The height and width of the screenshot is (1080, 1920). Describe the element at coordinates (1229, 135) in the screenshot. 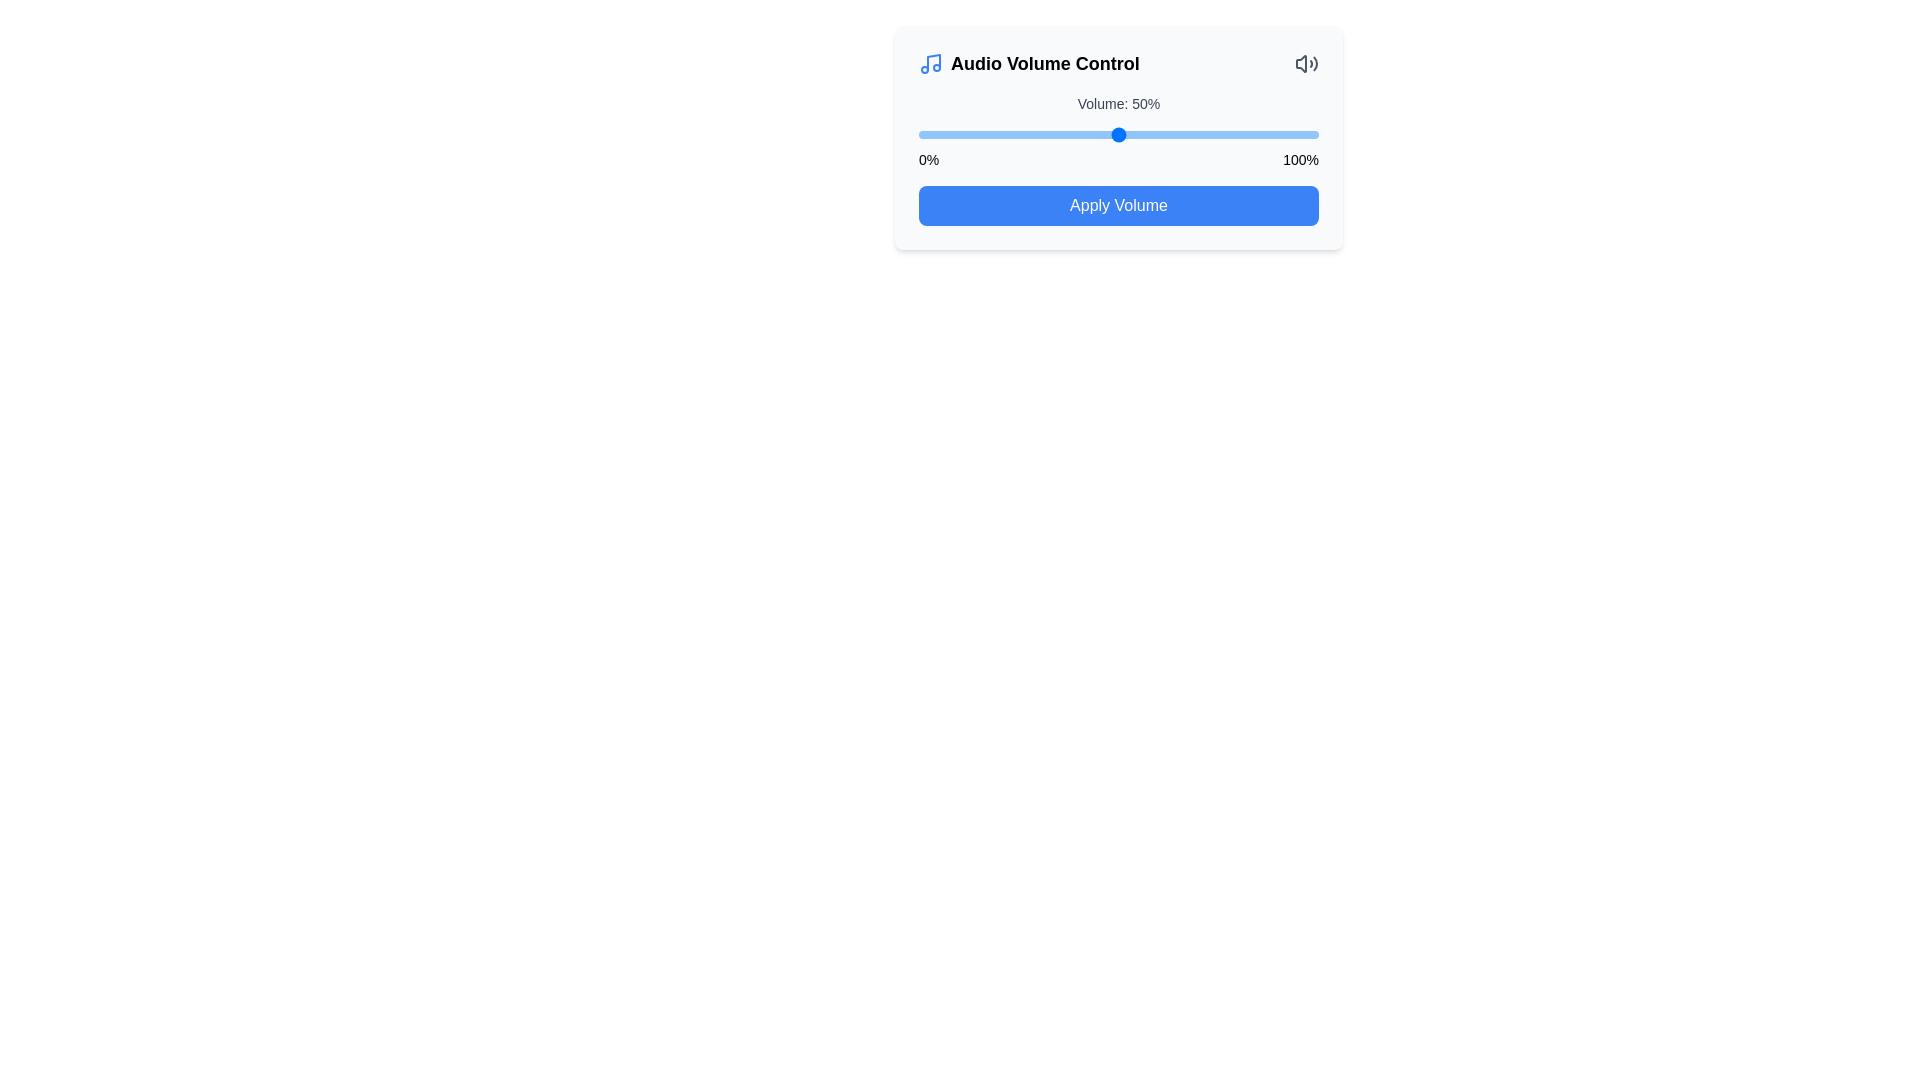

I see `the volume level` at that location.